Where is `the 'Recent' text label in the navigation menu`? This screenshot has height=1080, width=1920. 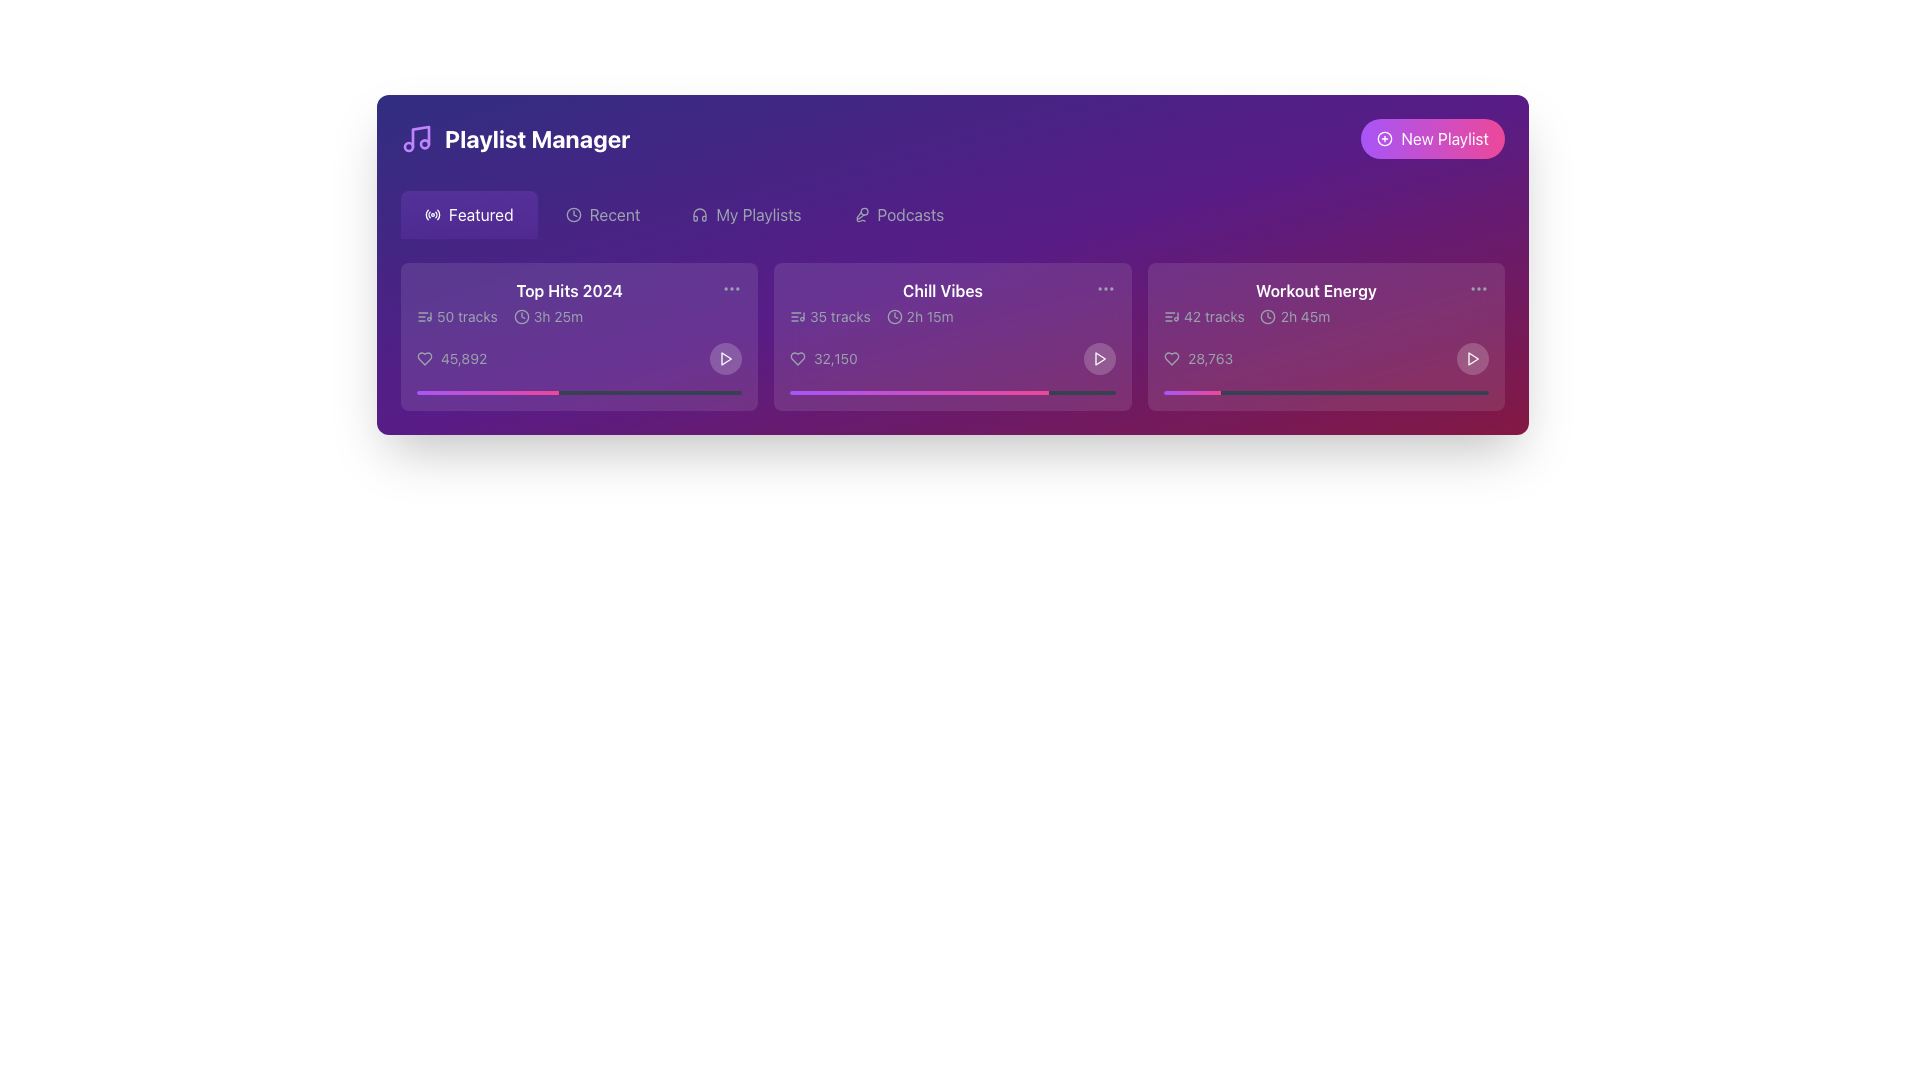 the 'Recent' text label in the navigation menu is located at coordinates (613, 215).